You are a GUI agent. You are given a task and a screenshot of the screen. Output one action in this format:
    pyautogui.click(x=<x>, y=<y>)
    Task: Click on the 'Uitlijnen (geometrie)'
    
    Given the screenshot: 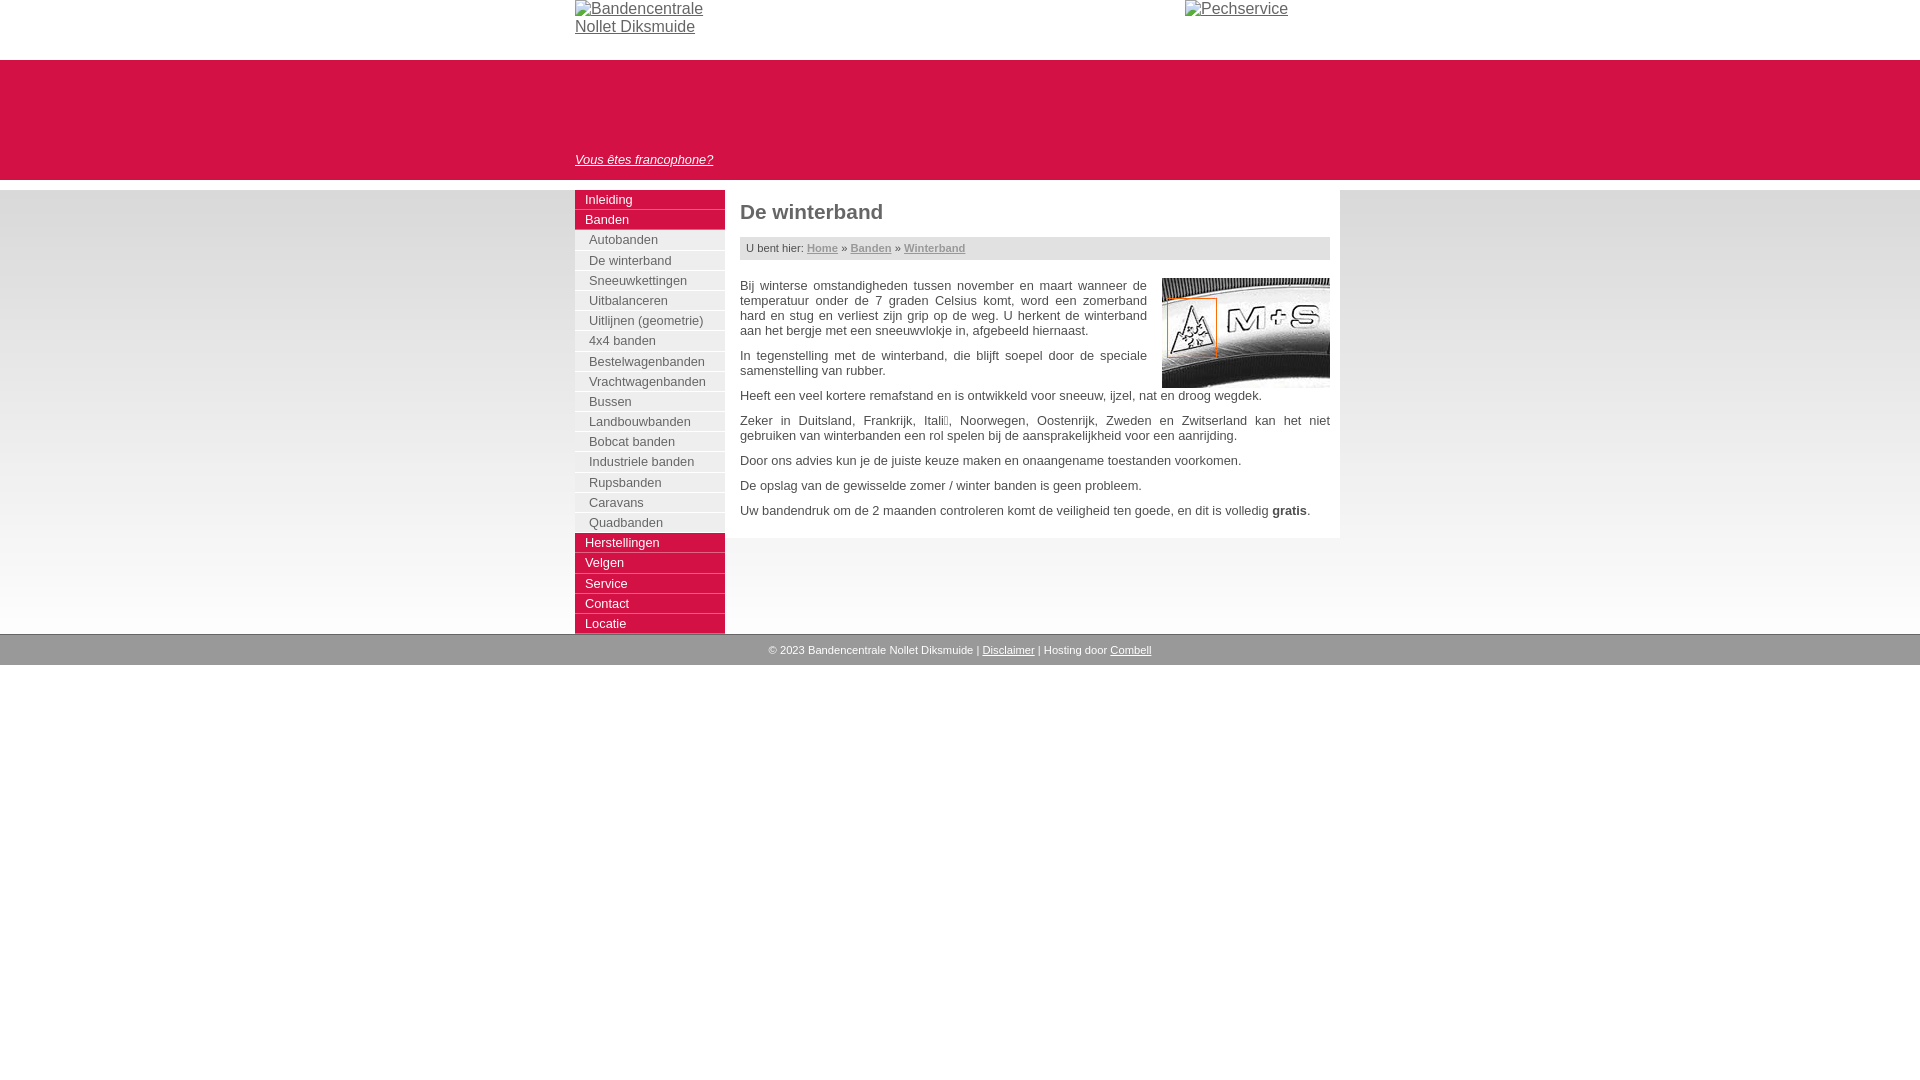 What is the action you would take?
    pyautogui.click(x=652, y=319)
    